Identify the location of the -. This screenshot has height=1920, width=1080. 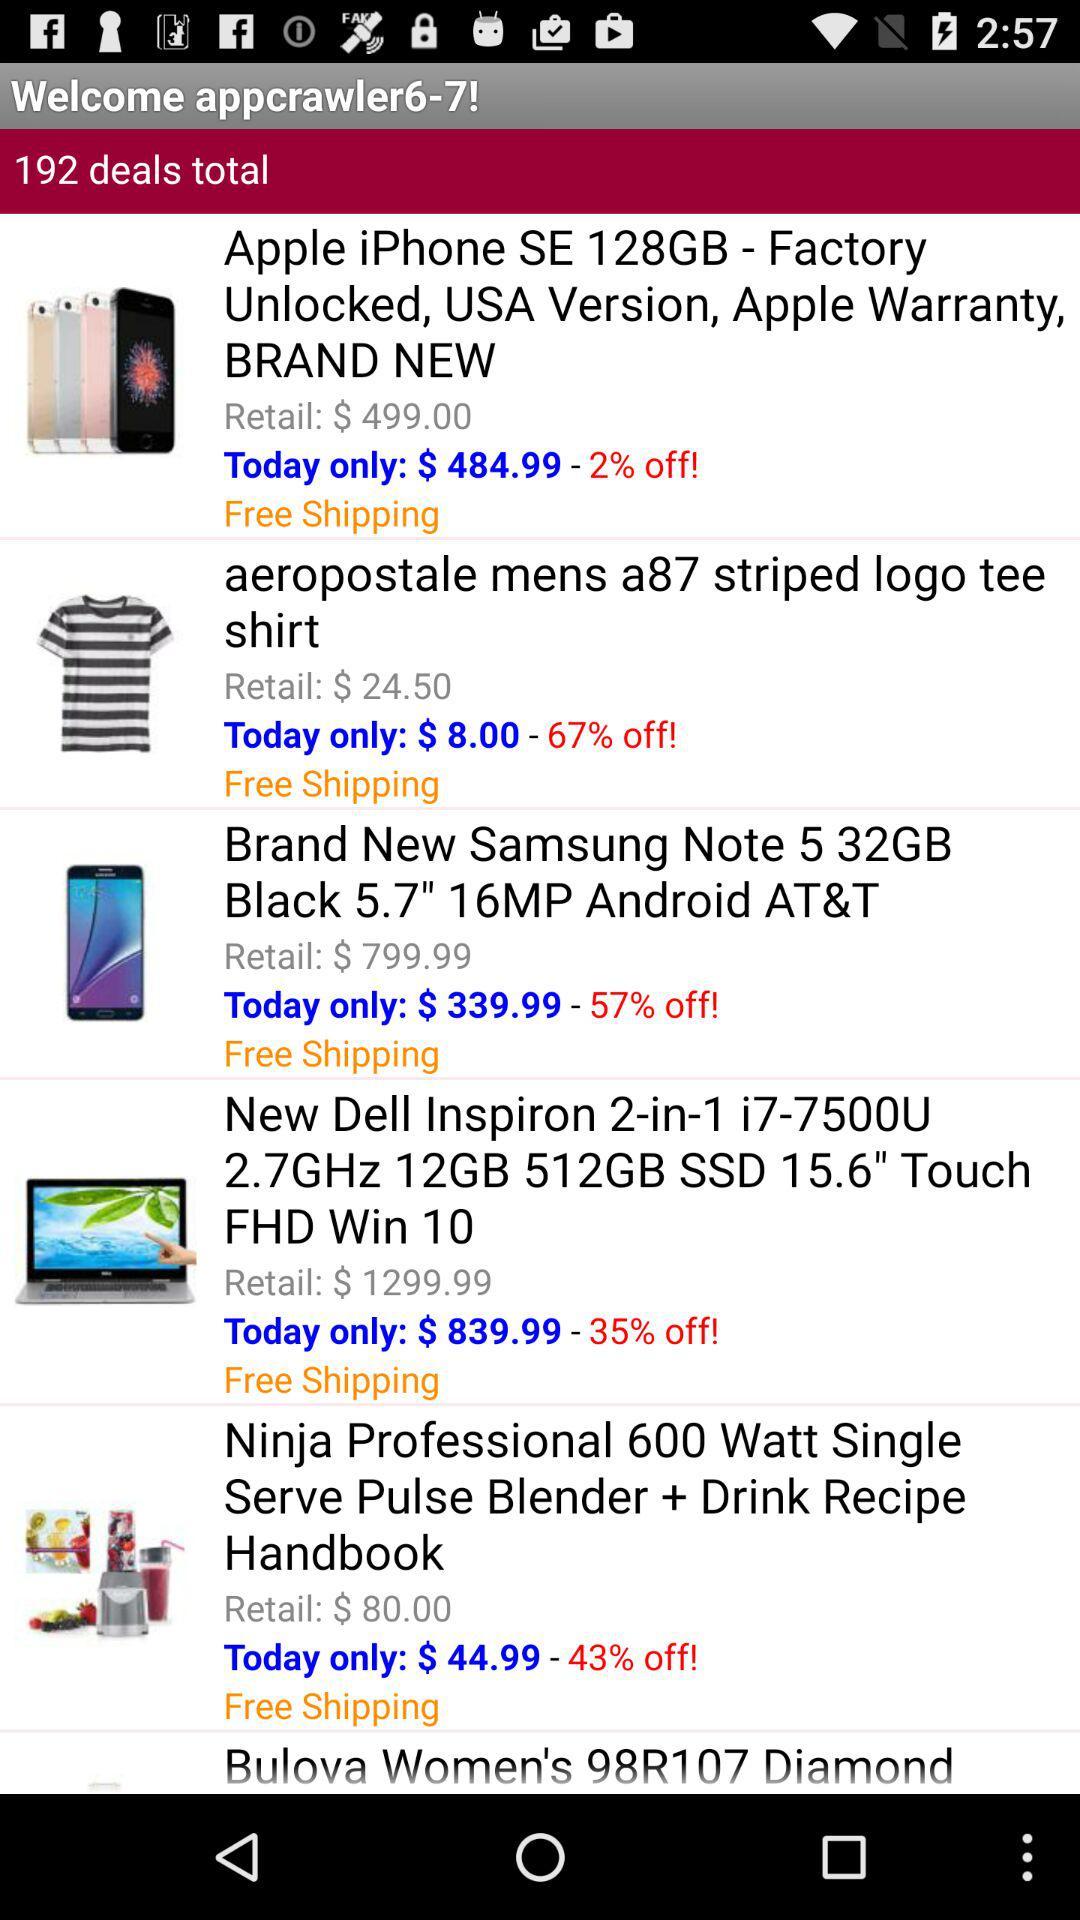
(532, 732).